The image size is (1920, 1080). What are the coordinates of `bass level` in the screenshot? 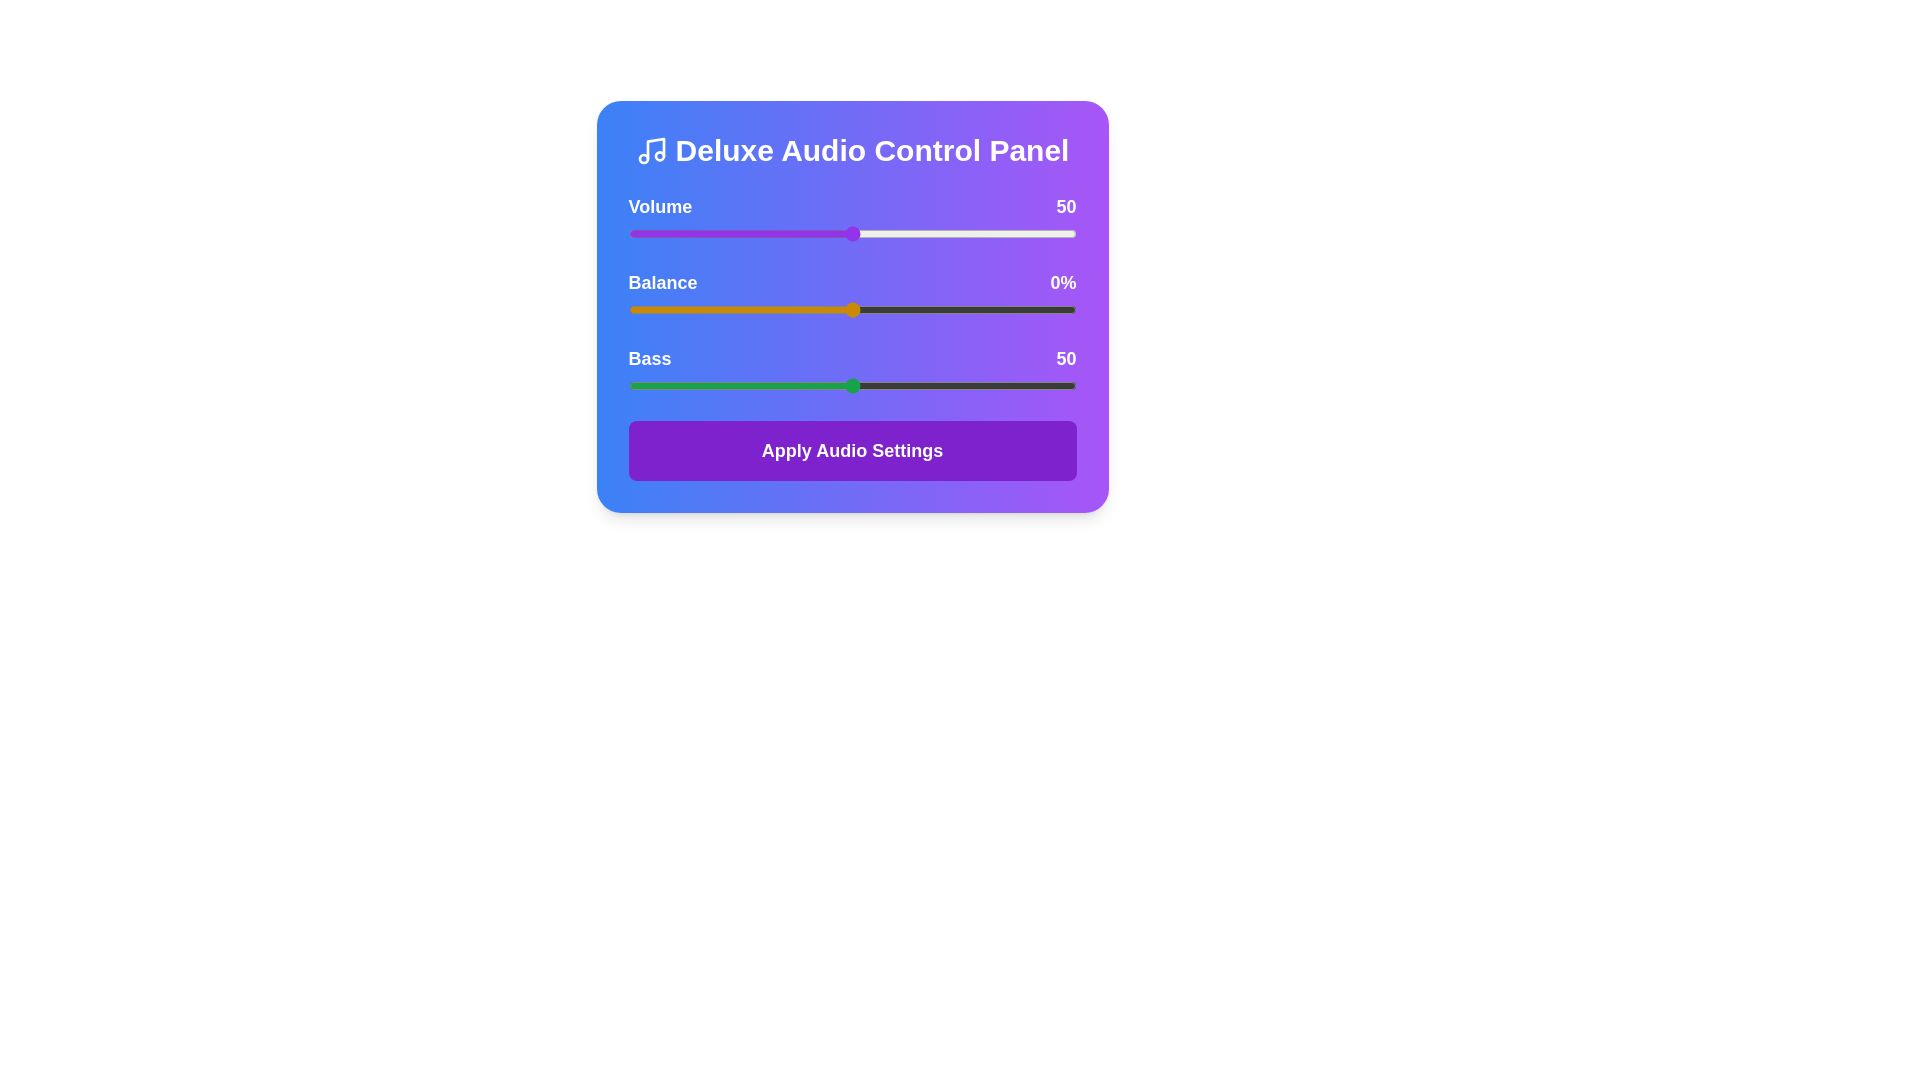 It's located at (982, 385).